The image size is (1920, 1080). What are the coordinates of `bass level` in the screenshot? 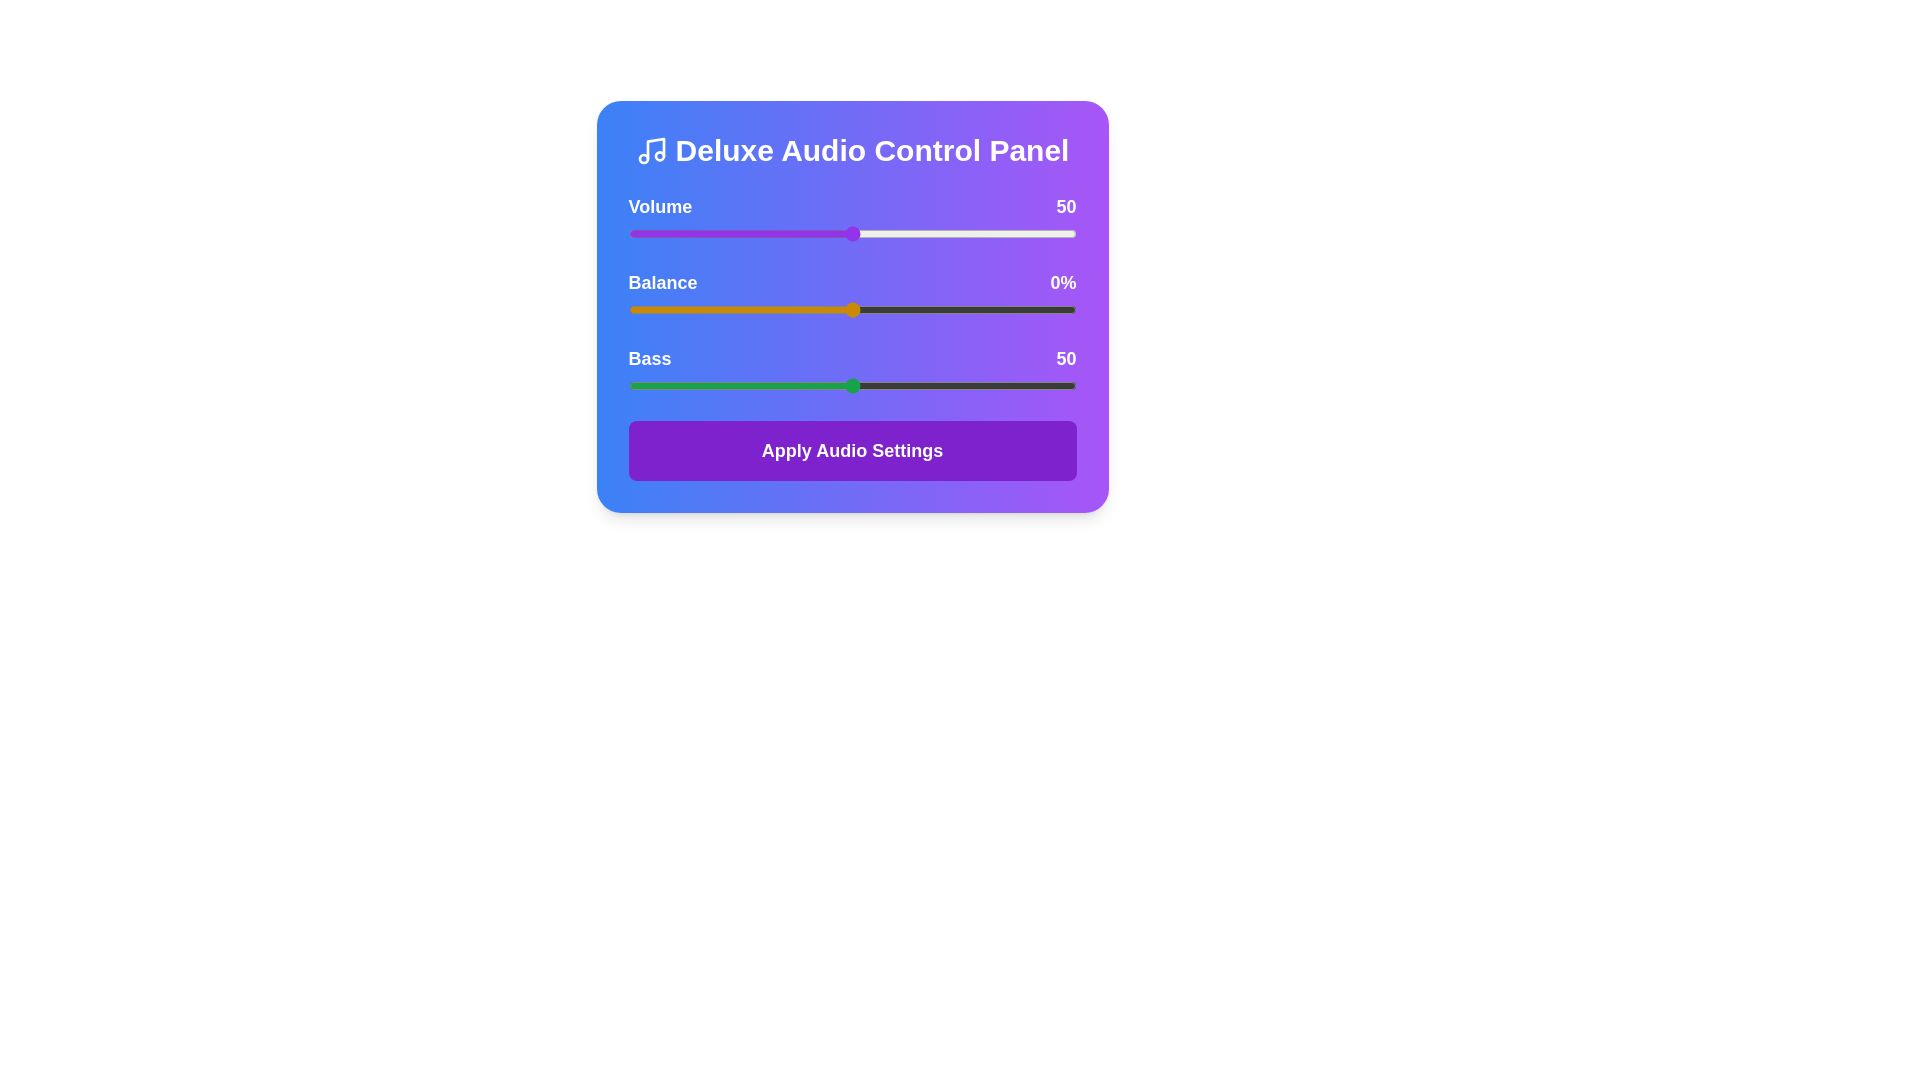 It's located at (982, 385).